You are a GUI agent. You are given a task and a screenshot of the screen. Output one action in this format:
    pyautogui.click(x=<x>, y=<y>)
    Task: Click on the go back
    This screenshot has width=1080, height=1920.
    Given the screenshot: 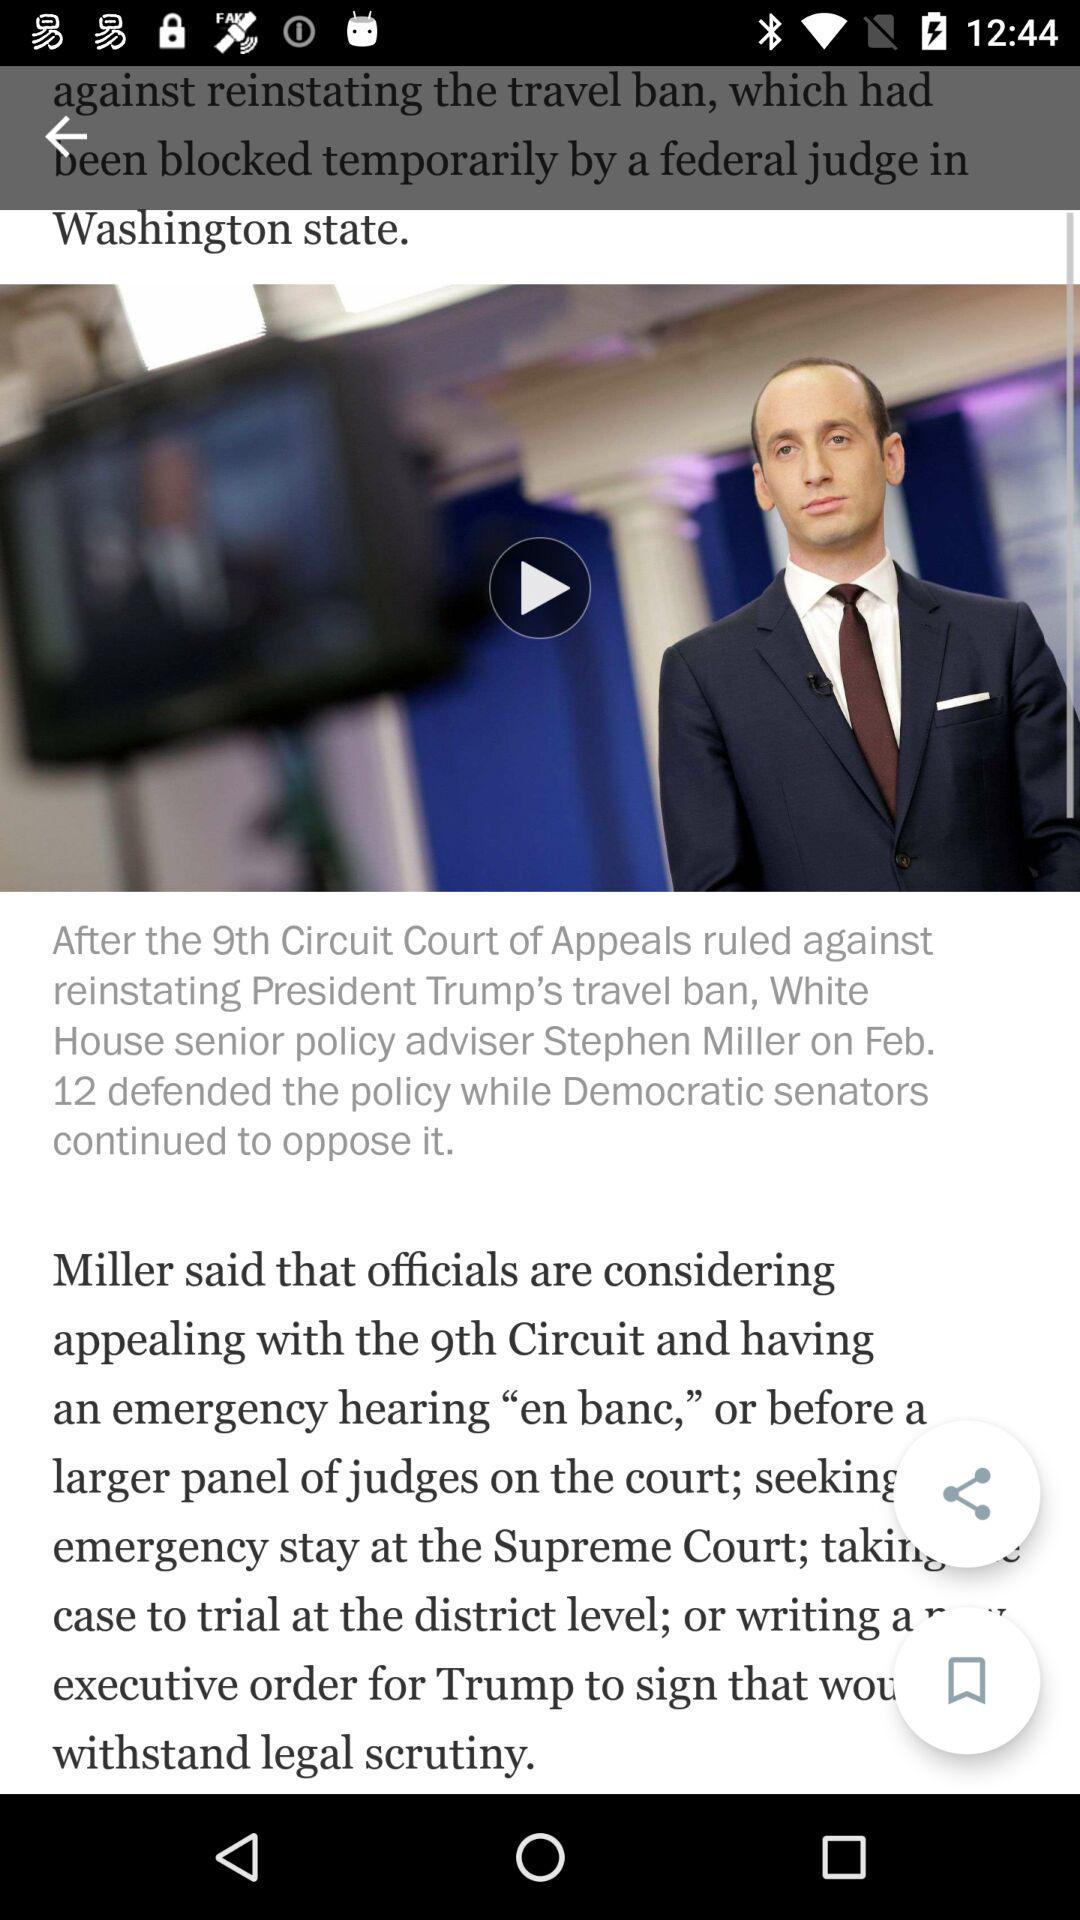 What is the action you would take?
    pyautogui.click(x=64, y=135)
    